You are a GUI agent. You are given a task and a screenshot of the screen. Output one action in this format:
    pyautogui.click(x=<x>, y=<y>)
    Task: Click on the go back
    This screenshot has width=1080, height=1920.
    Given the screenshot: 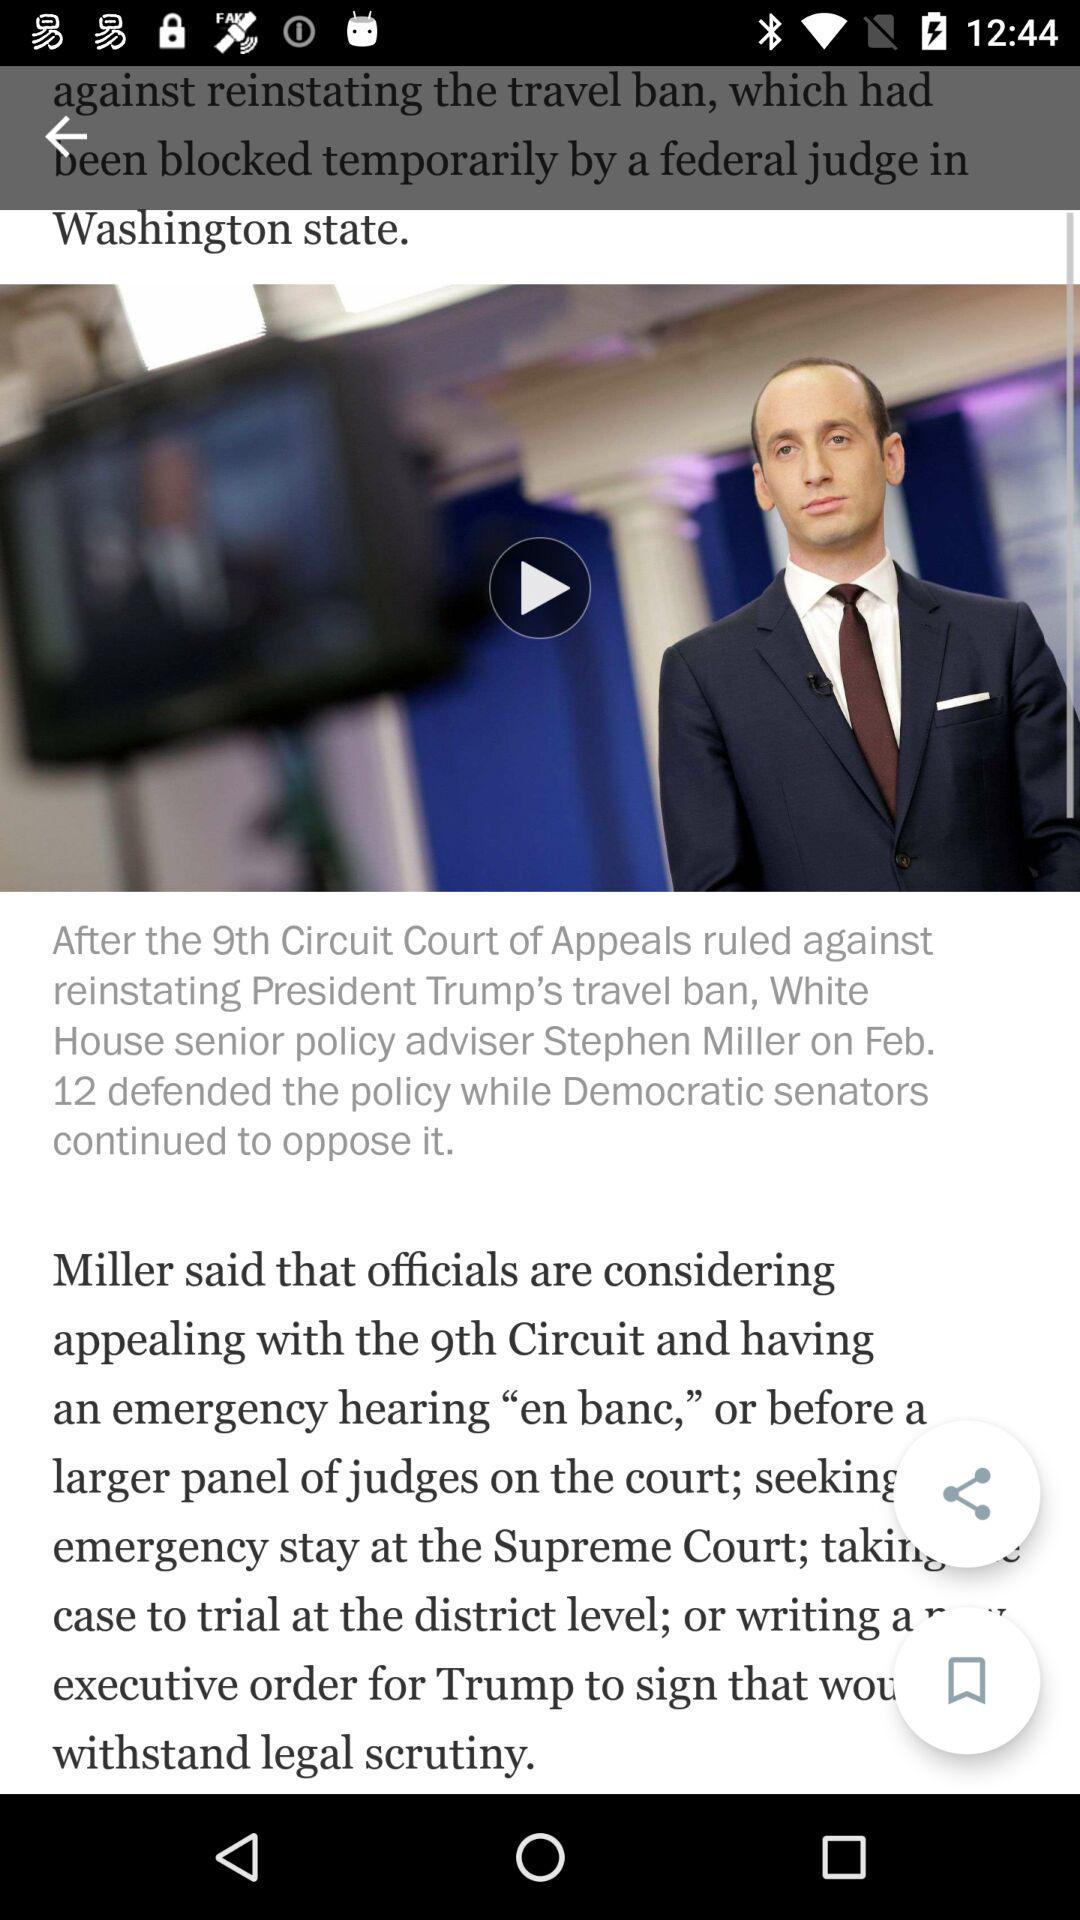 What is the action you would take?
    pyautogui.click(x=64, y=135)
    